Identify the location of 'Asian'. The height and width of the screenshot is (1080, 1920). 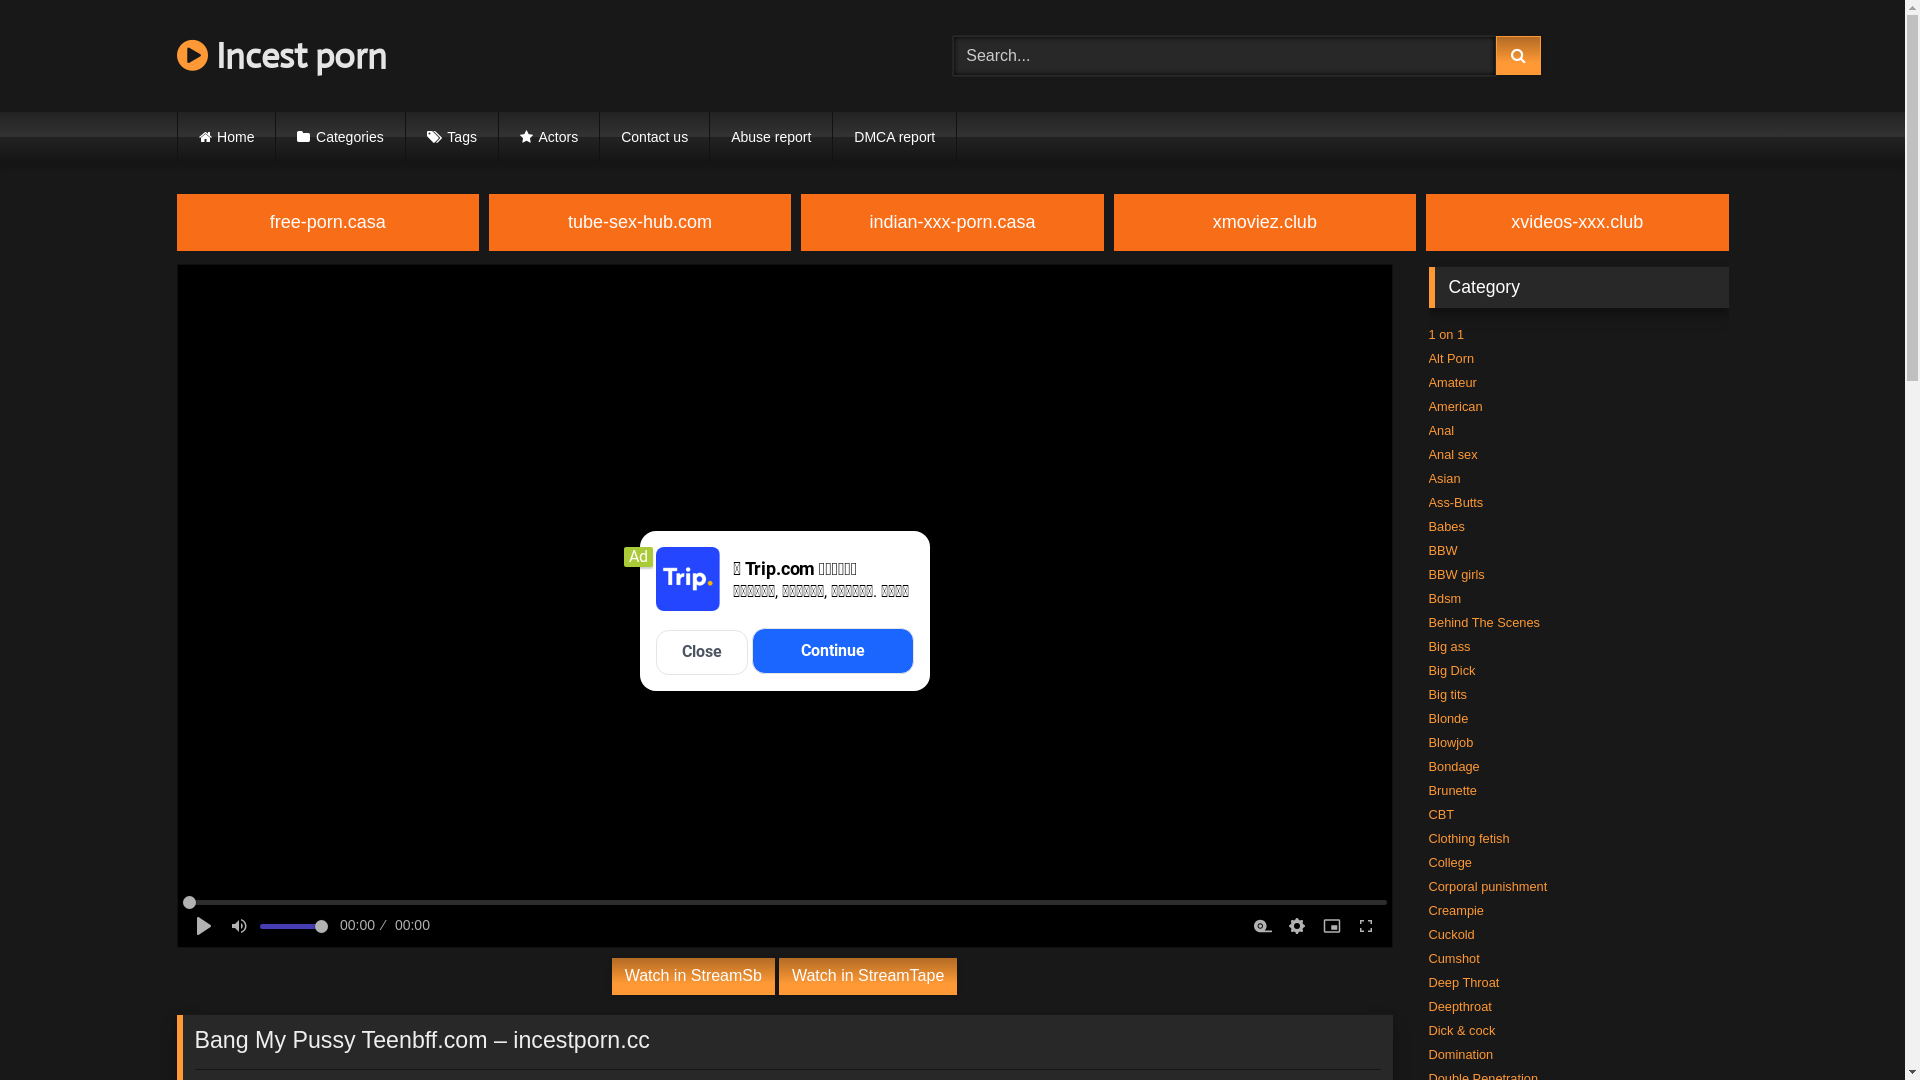
(1444, 478).